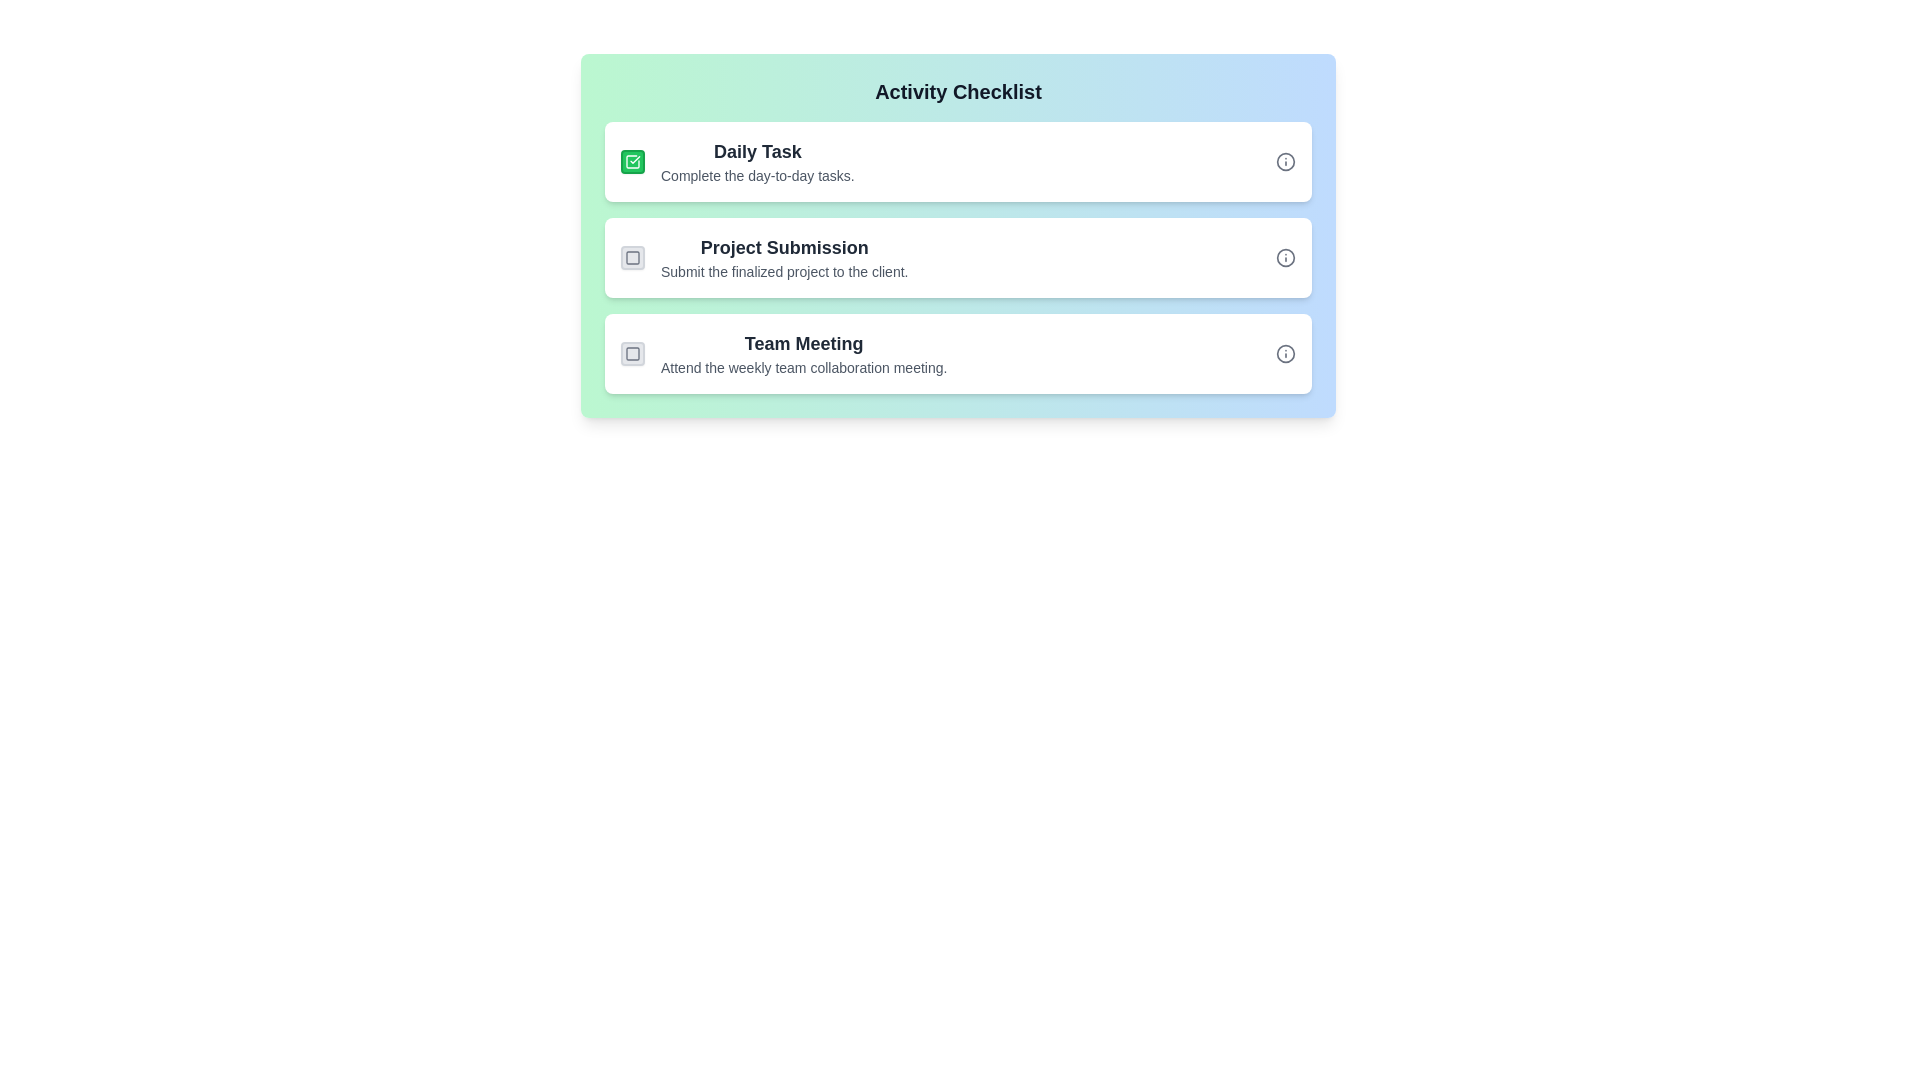 The height and width of the screenshot is (1080, 1920). I want to click on the checkbox to the left of the 'Daily Task' text label, so click(632, 161).